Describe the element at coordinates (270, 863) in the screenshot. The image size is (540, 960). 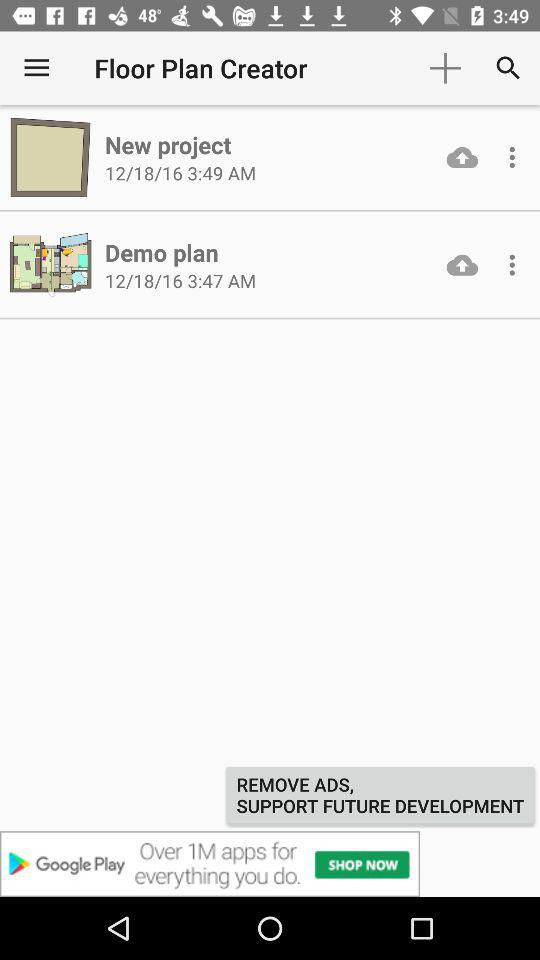
I see `addvadisment` at that location.